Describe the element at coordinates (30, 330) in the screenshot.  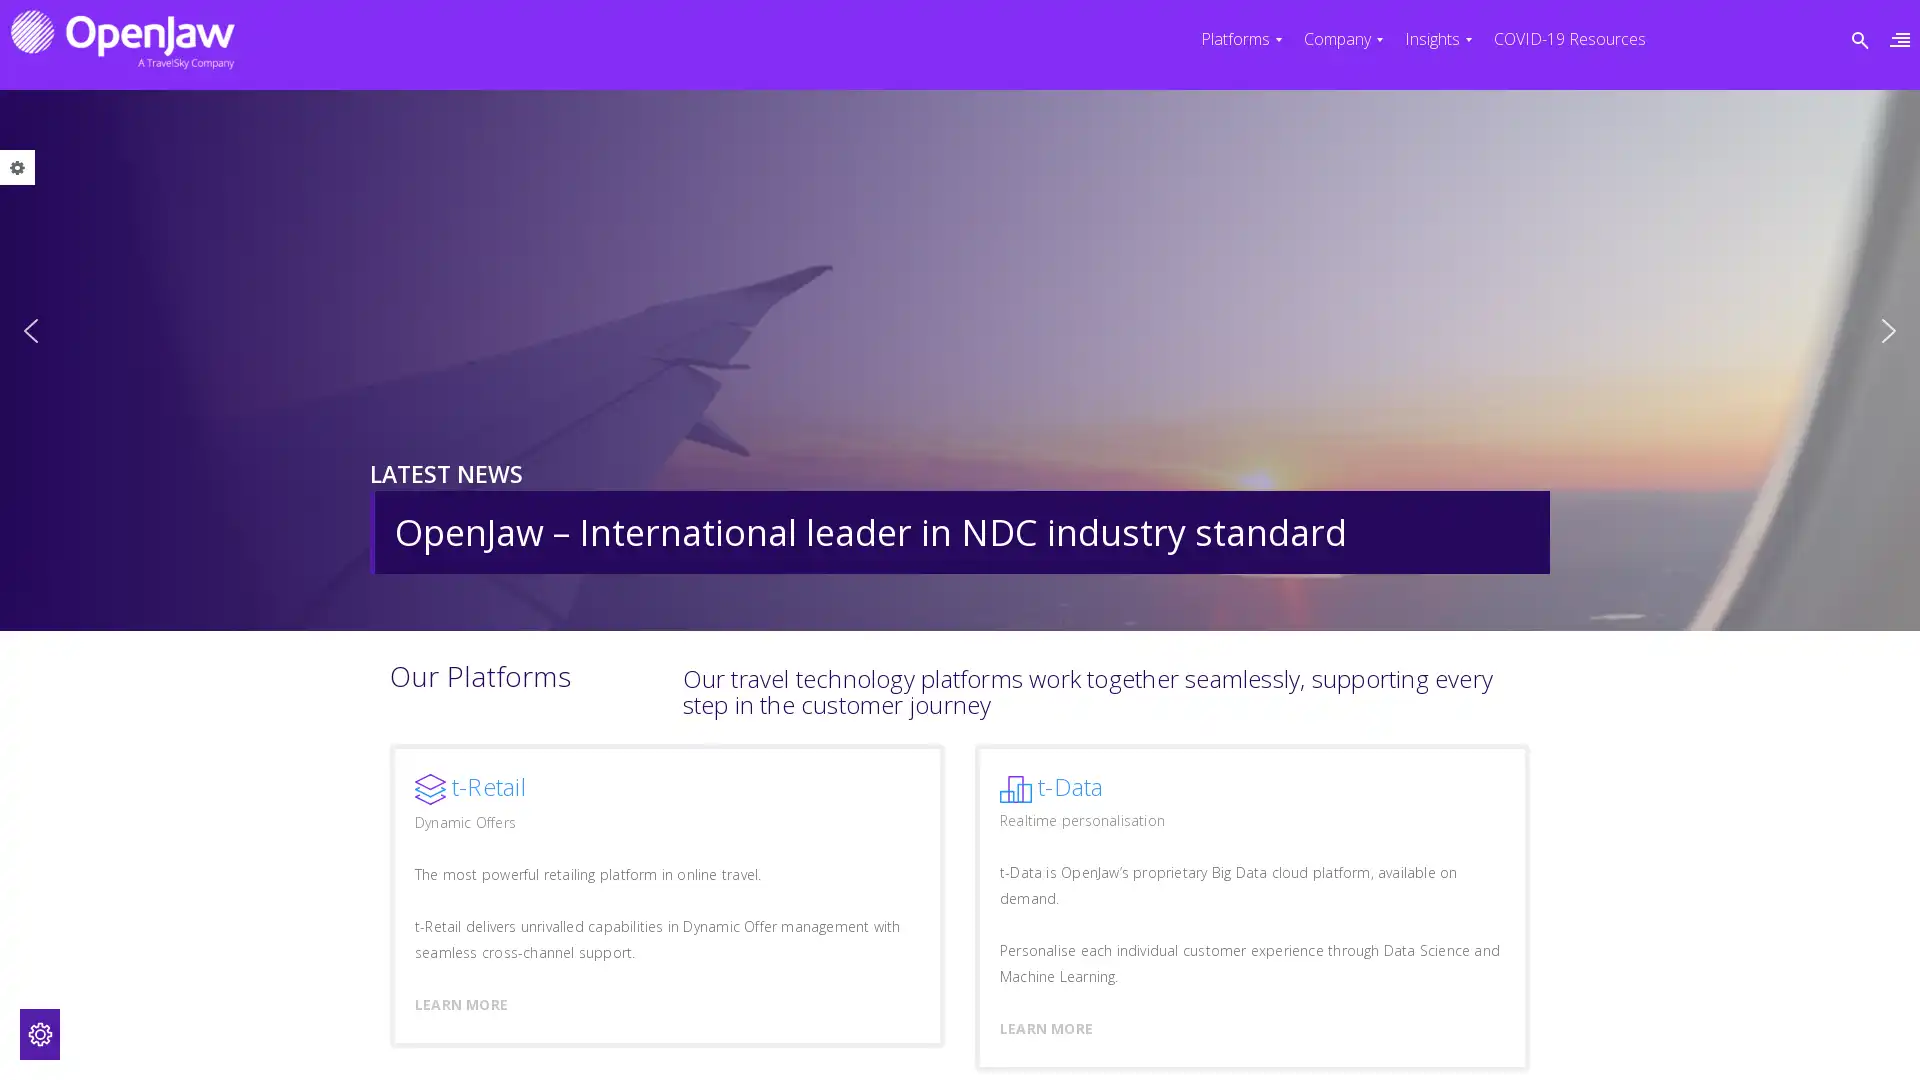
I see `previous arrow` at that location.